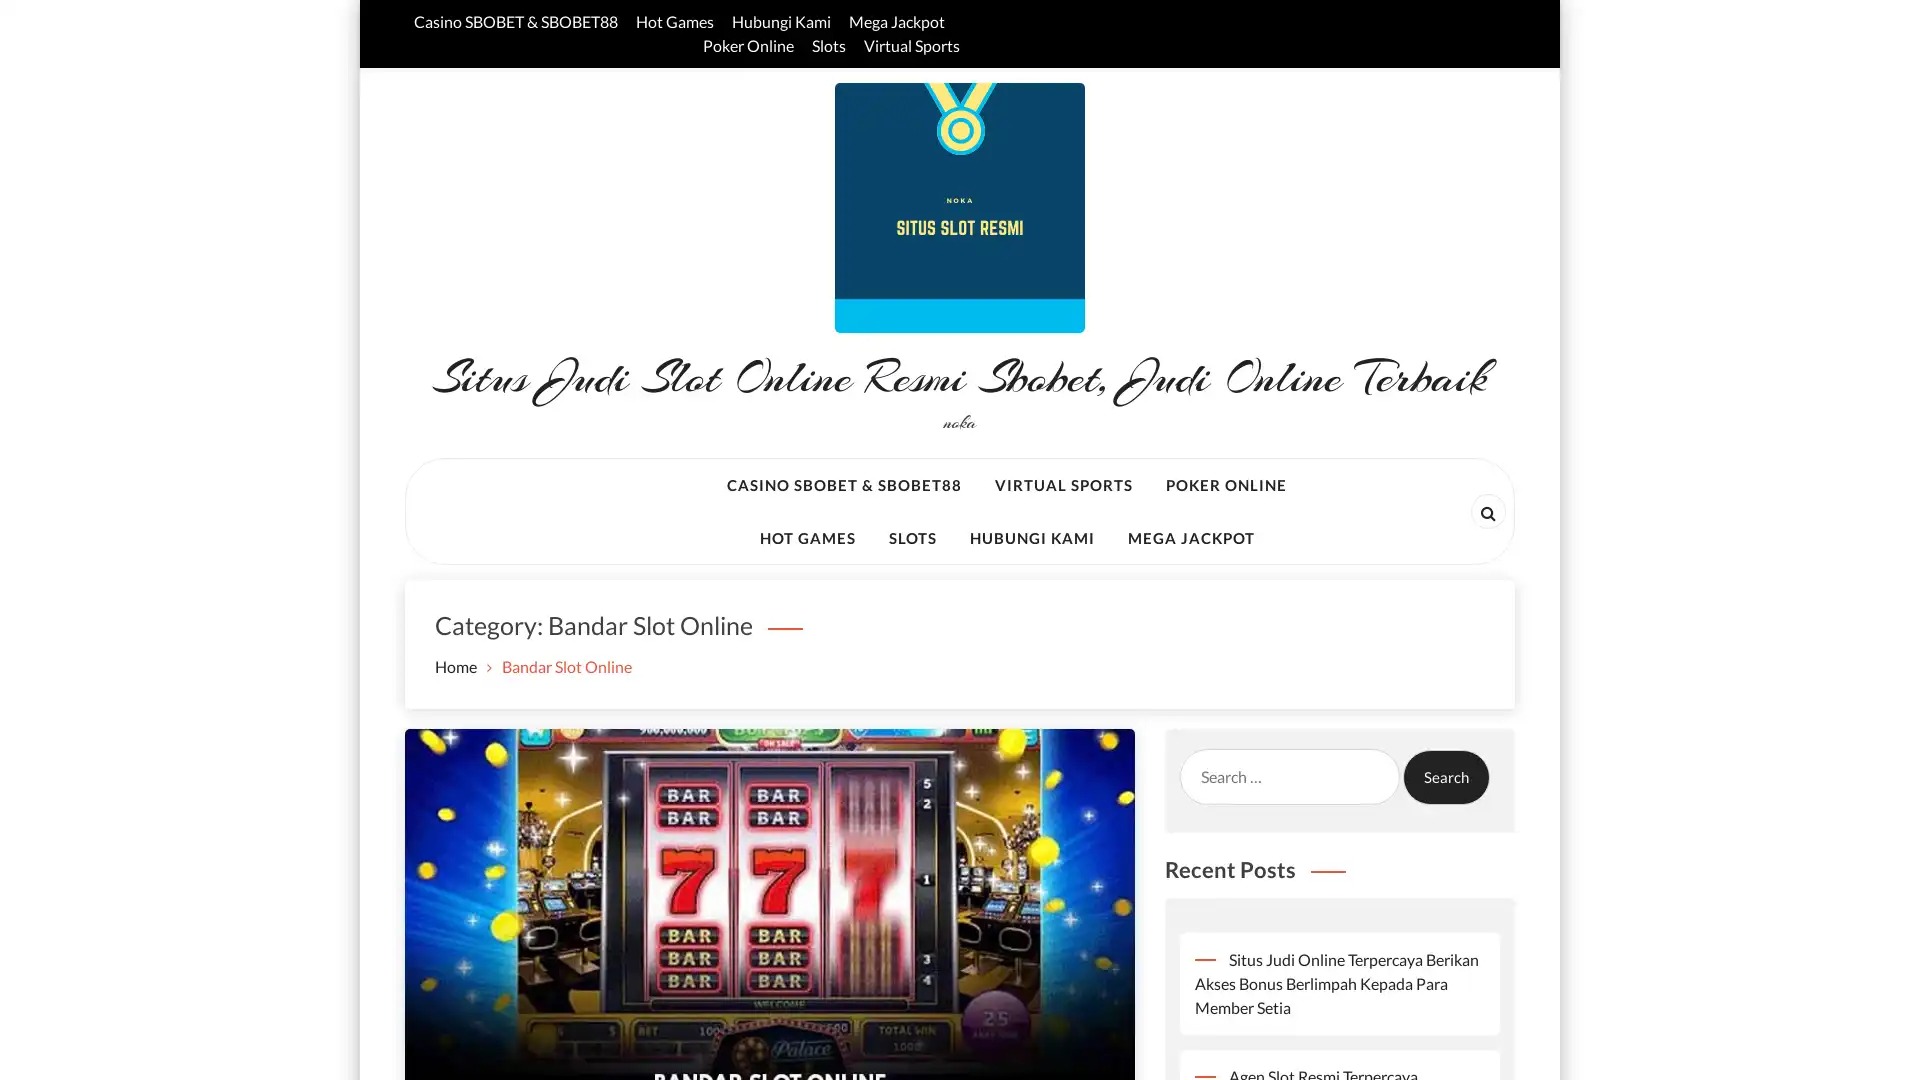 The width and height of the screenshot is (1920, 1080). I want to click on Search, so click(1446, 775).